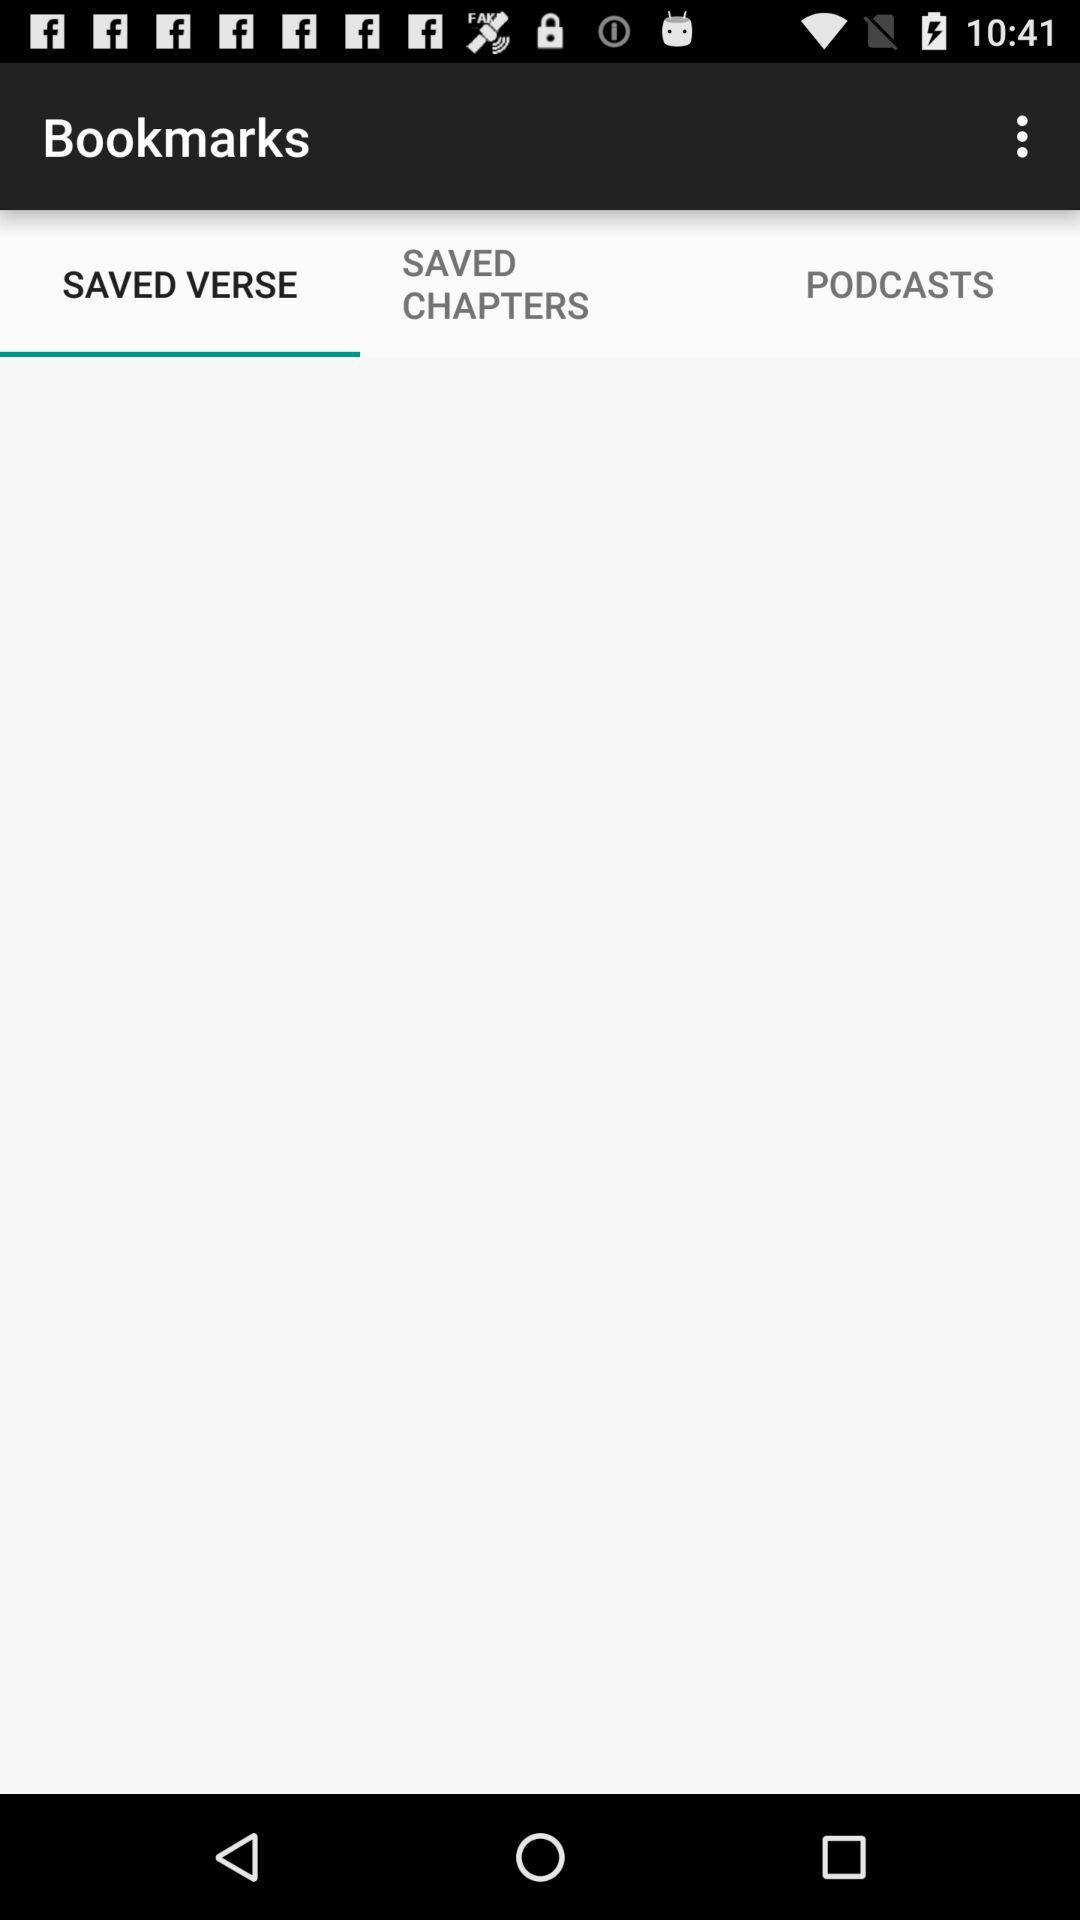 This screenshot has width=1080, height=1920. Describe the element at coordinates (540, 1727) in the screenshot. I see `icon below saved verse item` at that location.